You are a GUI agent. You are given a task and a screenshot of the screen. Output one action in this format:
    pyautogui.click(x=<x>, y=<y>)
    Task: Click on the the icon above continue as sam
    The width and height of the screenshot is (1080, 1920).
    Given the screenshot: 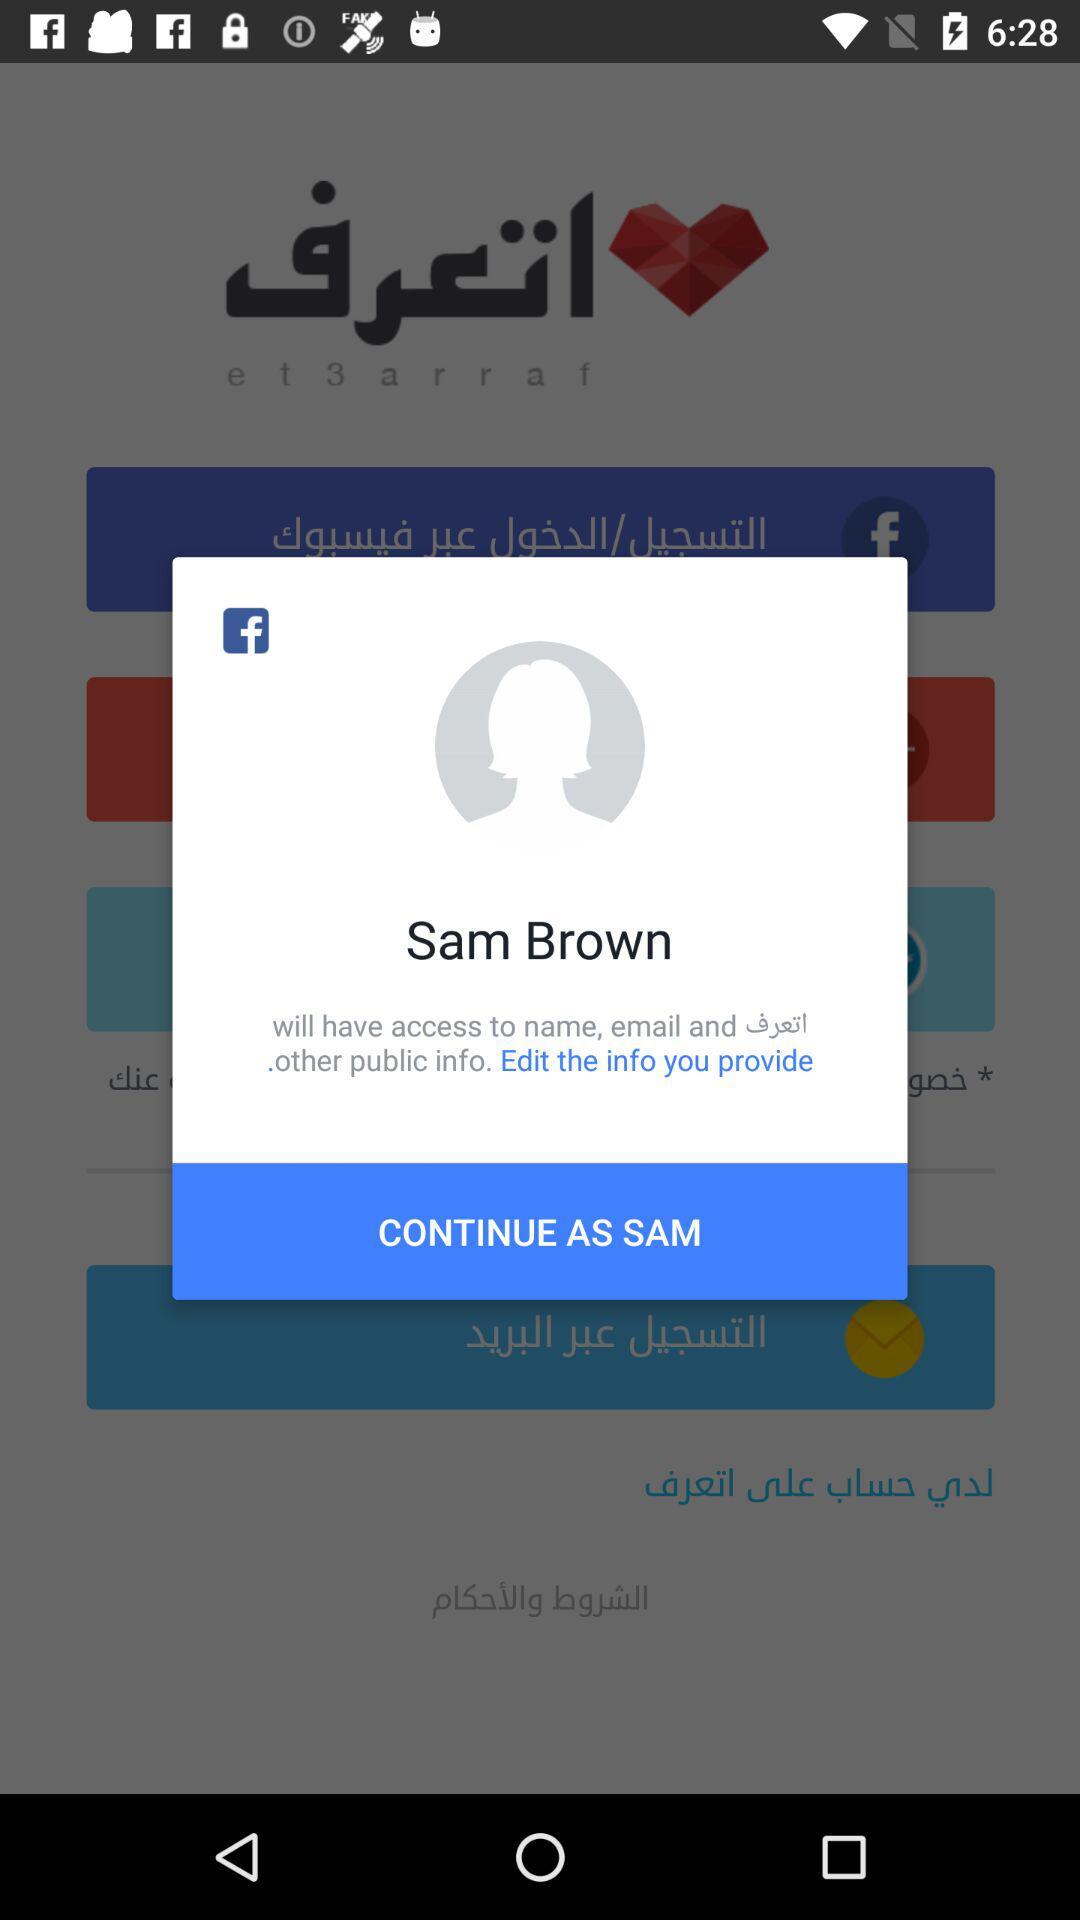 What is the action you would take?
    pyautogui.click(x=540, y=1041)
    